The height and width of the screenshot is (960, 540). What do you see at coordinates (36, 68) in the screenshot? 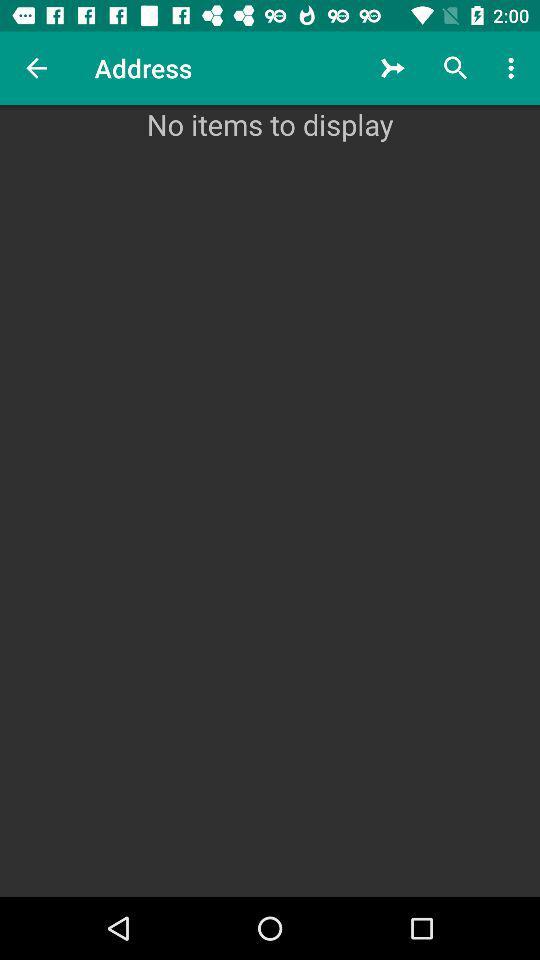
I see `the icon above no items to item` at bounding box center [36, 68].